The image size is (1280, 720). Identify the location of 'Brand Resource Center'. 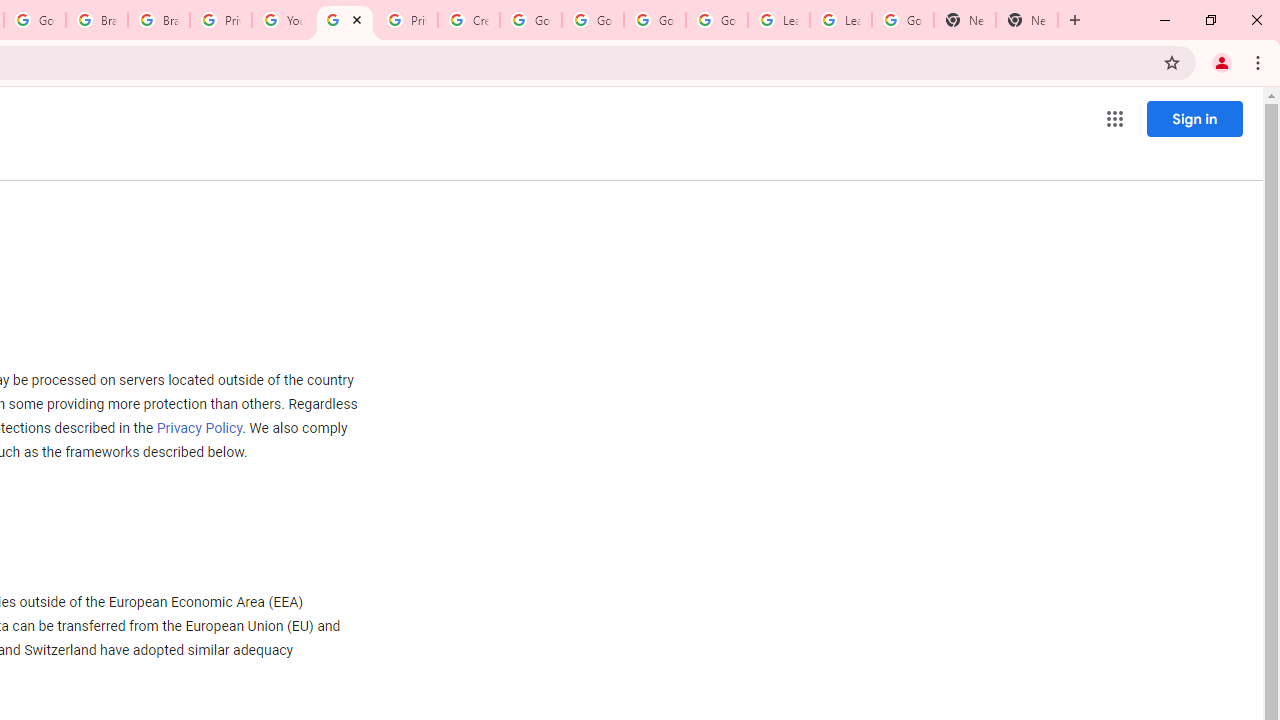
(157, 20).